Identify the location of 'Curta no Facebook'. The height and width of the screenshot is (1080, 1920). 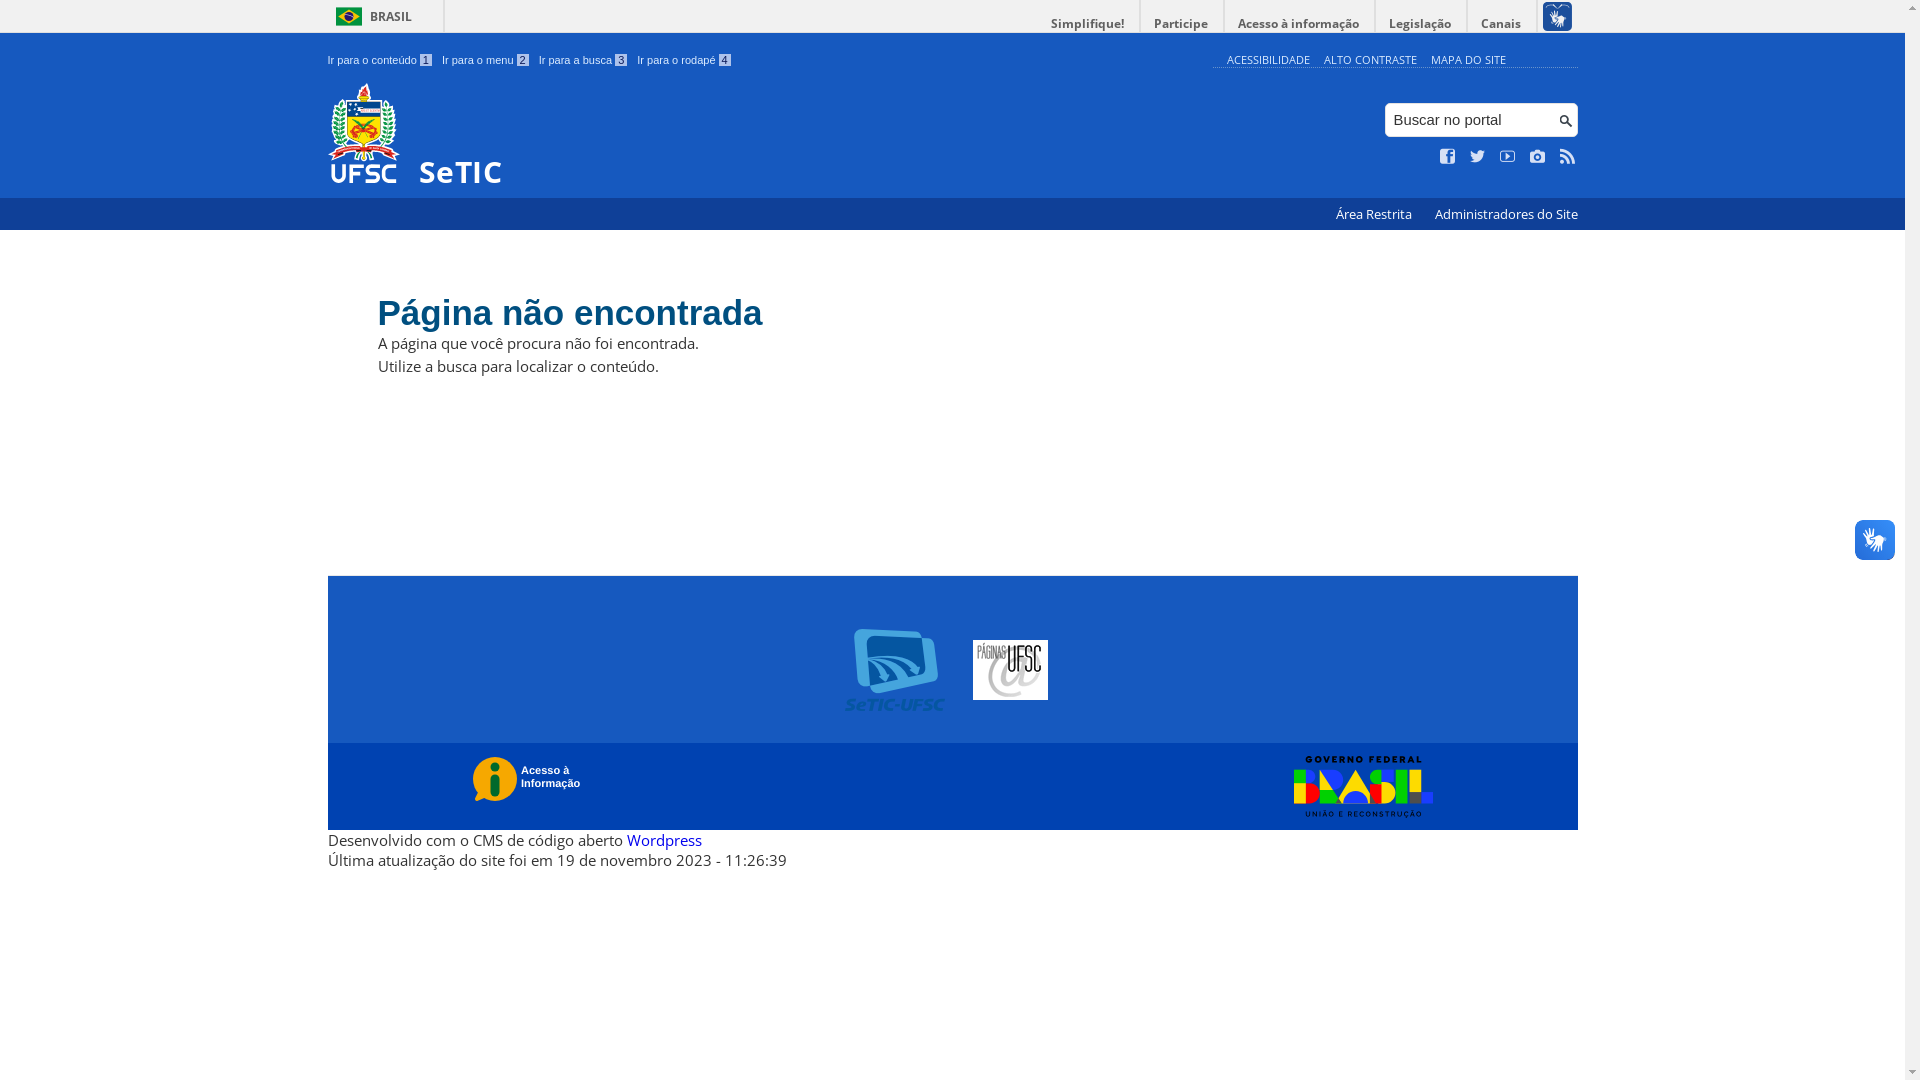
(1448, 156).